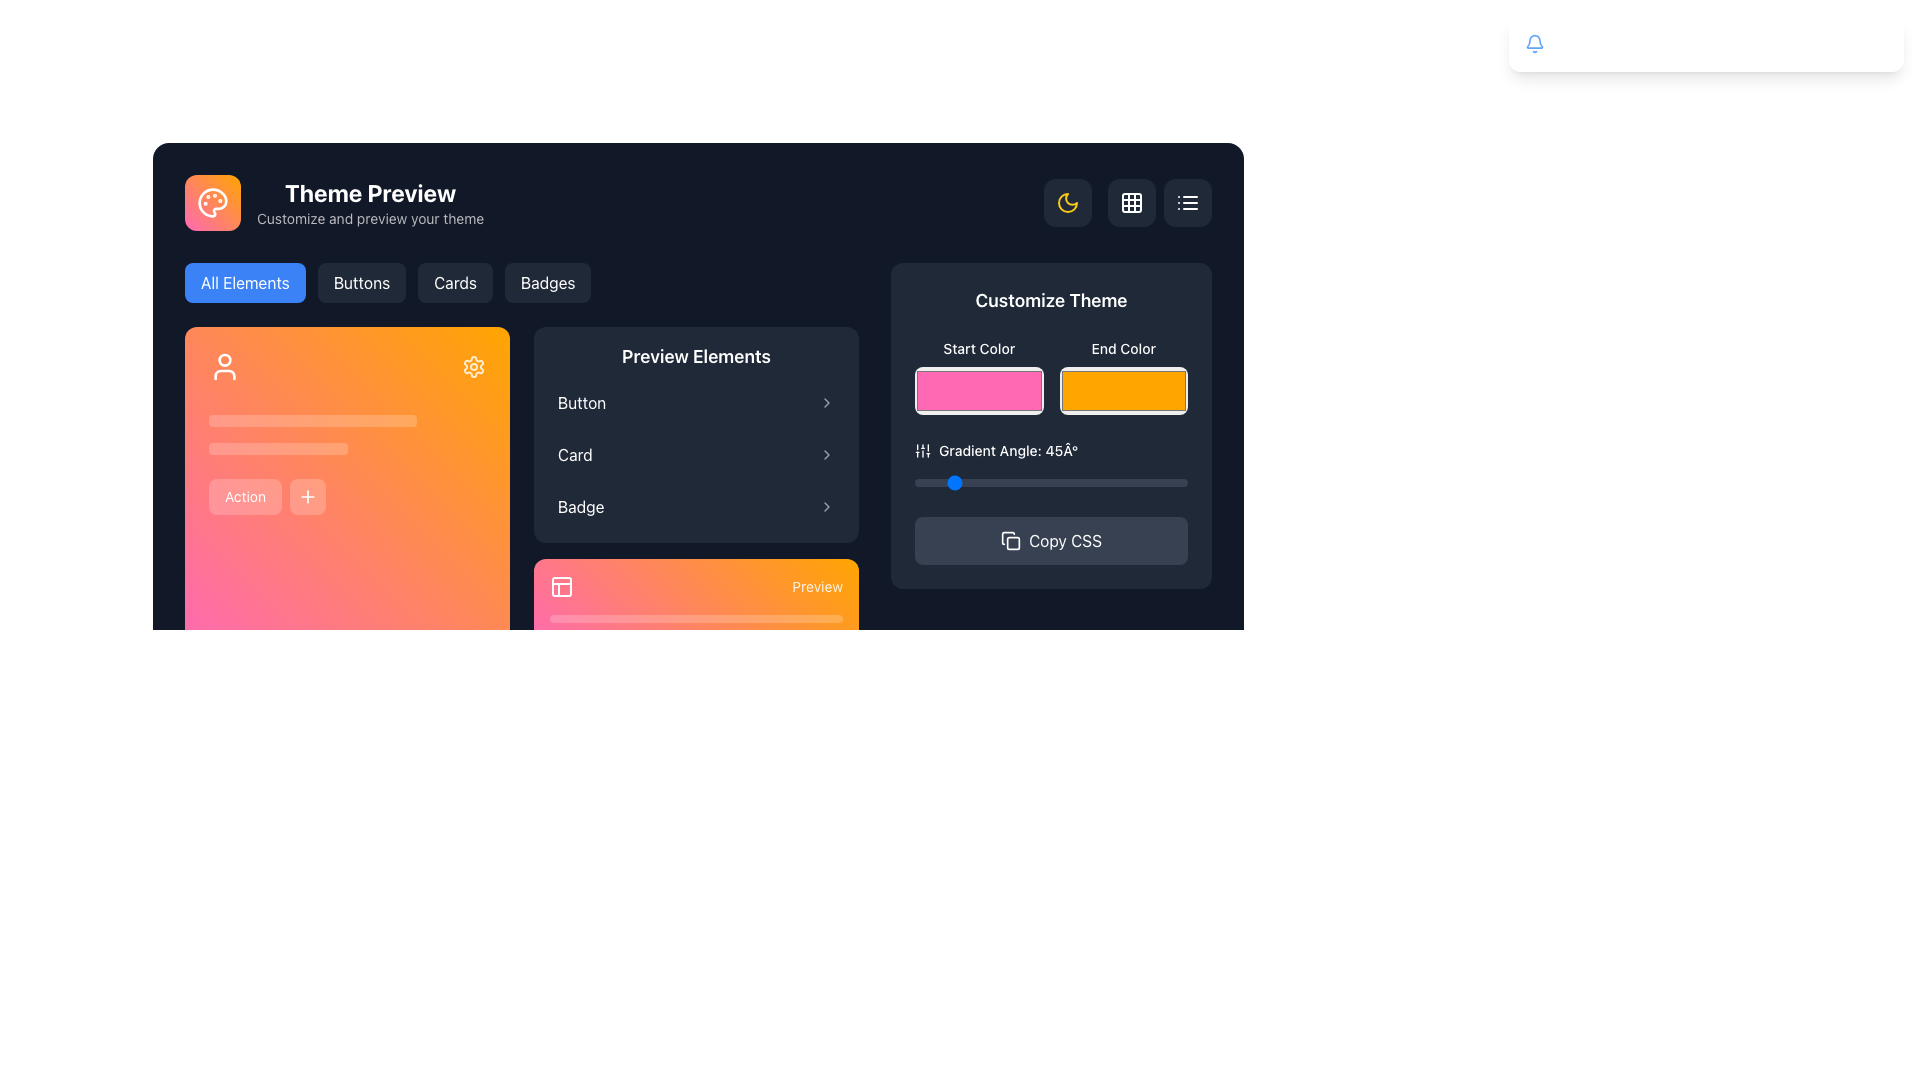  Describe the element at coordinates (225, 366) in the screenshot. I see `the user profile icon located in the top-left corner of the panel with a gradient orange background` at that location.